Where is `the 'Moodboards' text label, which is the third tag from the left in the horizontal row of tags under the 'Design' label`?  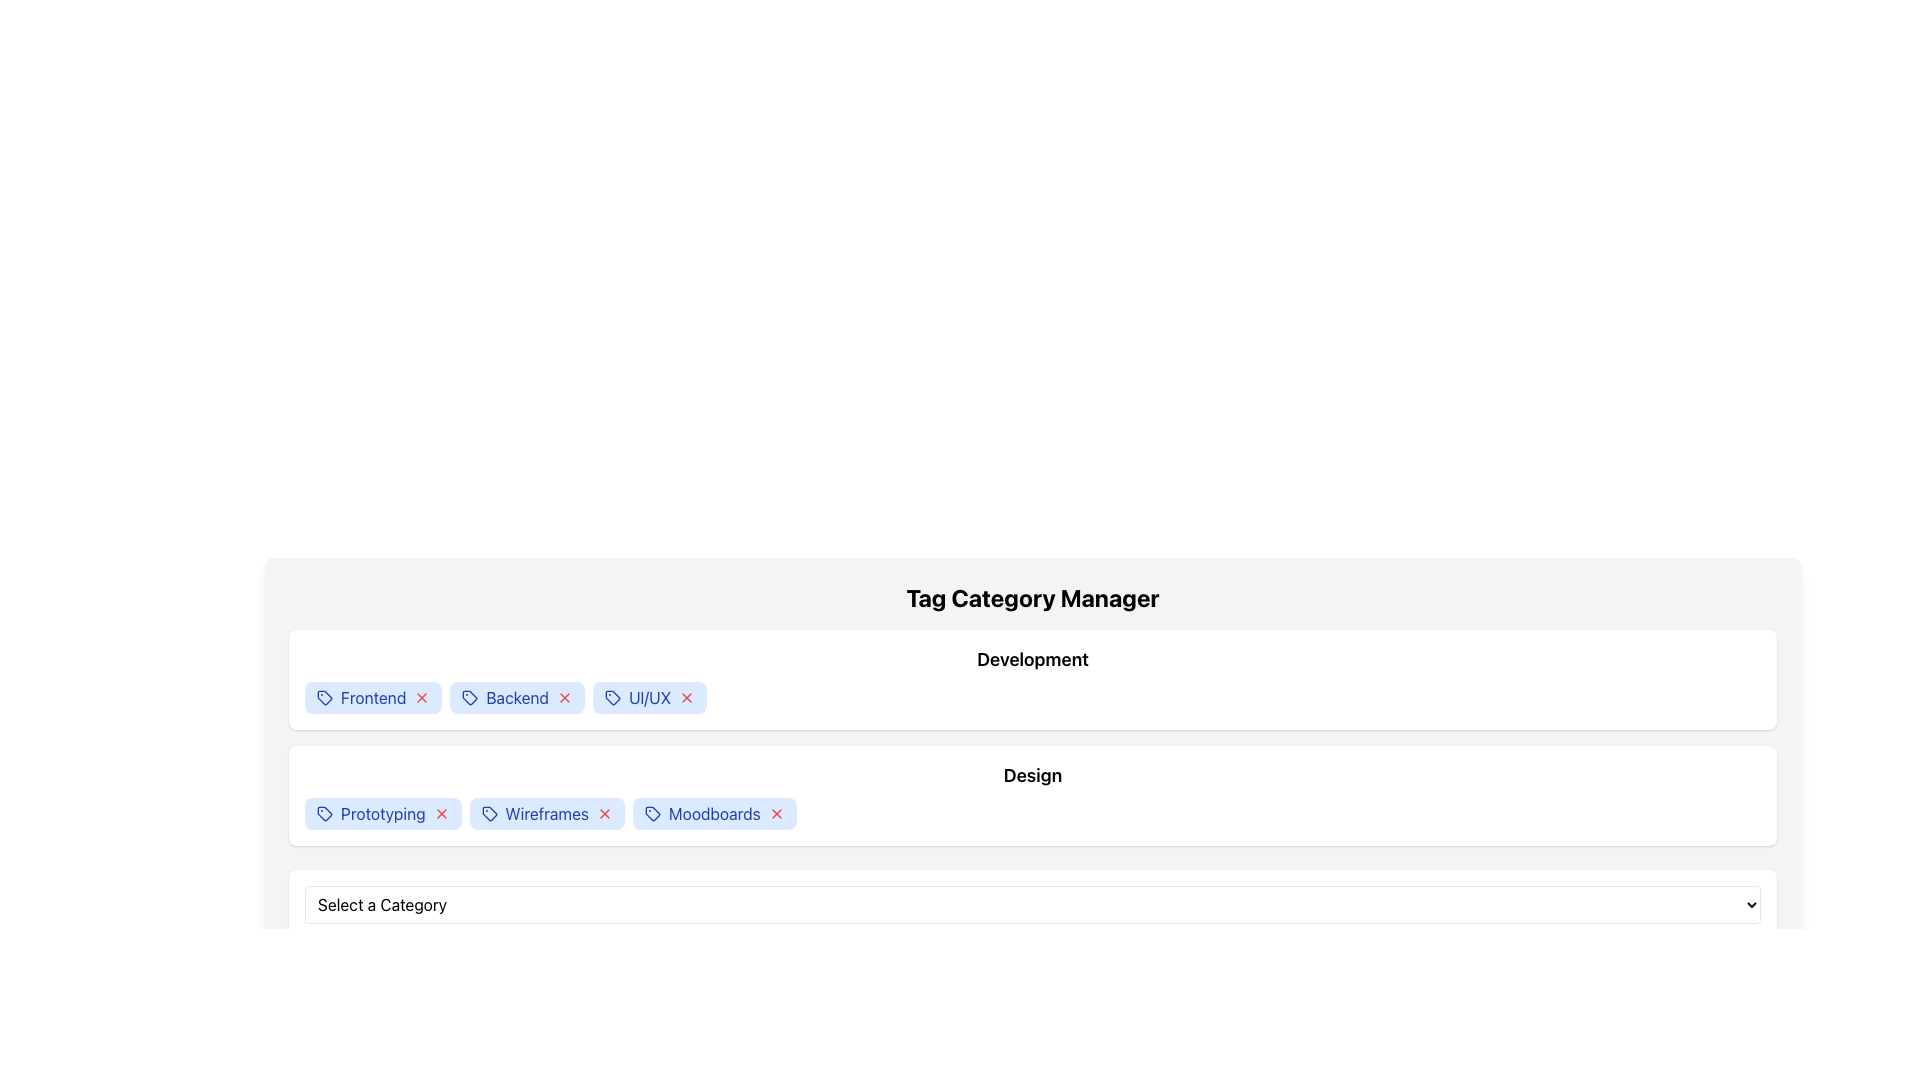
the 'Moodboards' text label, which is the third tag from the left in the horizontal row of tags under the 'Design' label is located at coordinates (714, 813).